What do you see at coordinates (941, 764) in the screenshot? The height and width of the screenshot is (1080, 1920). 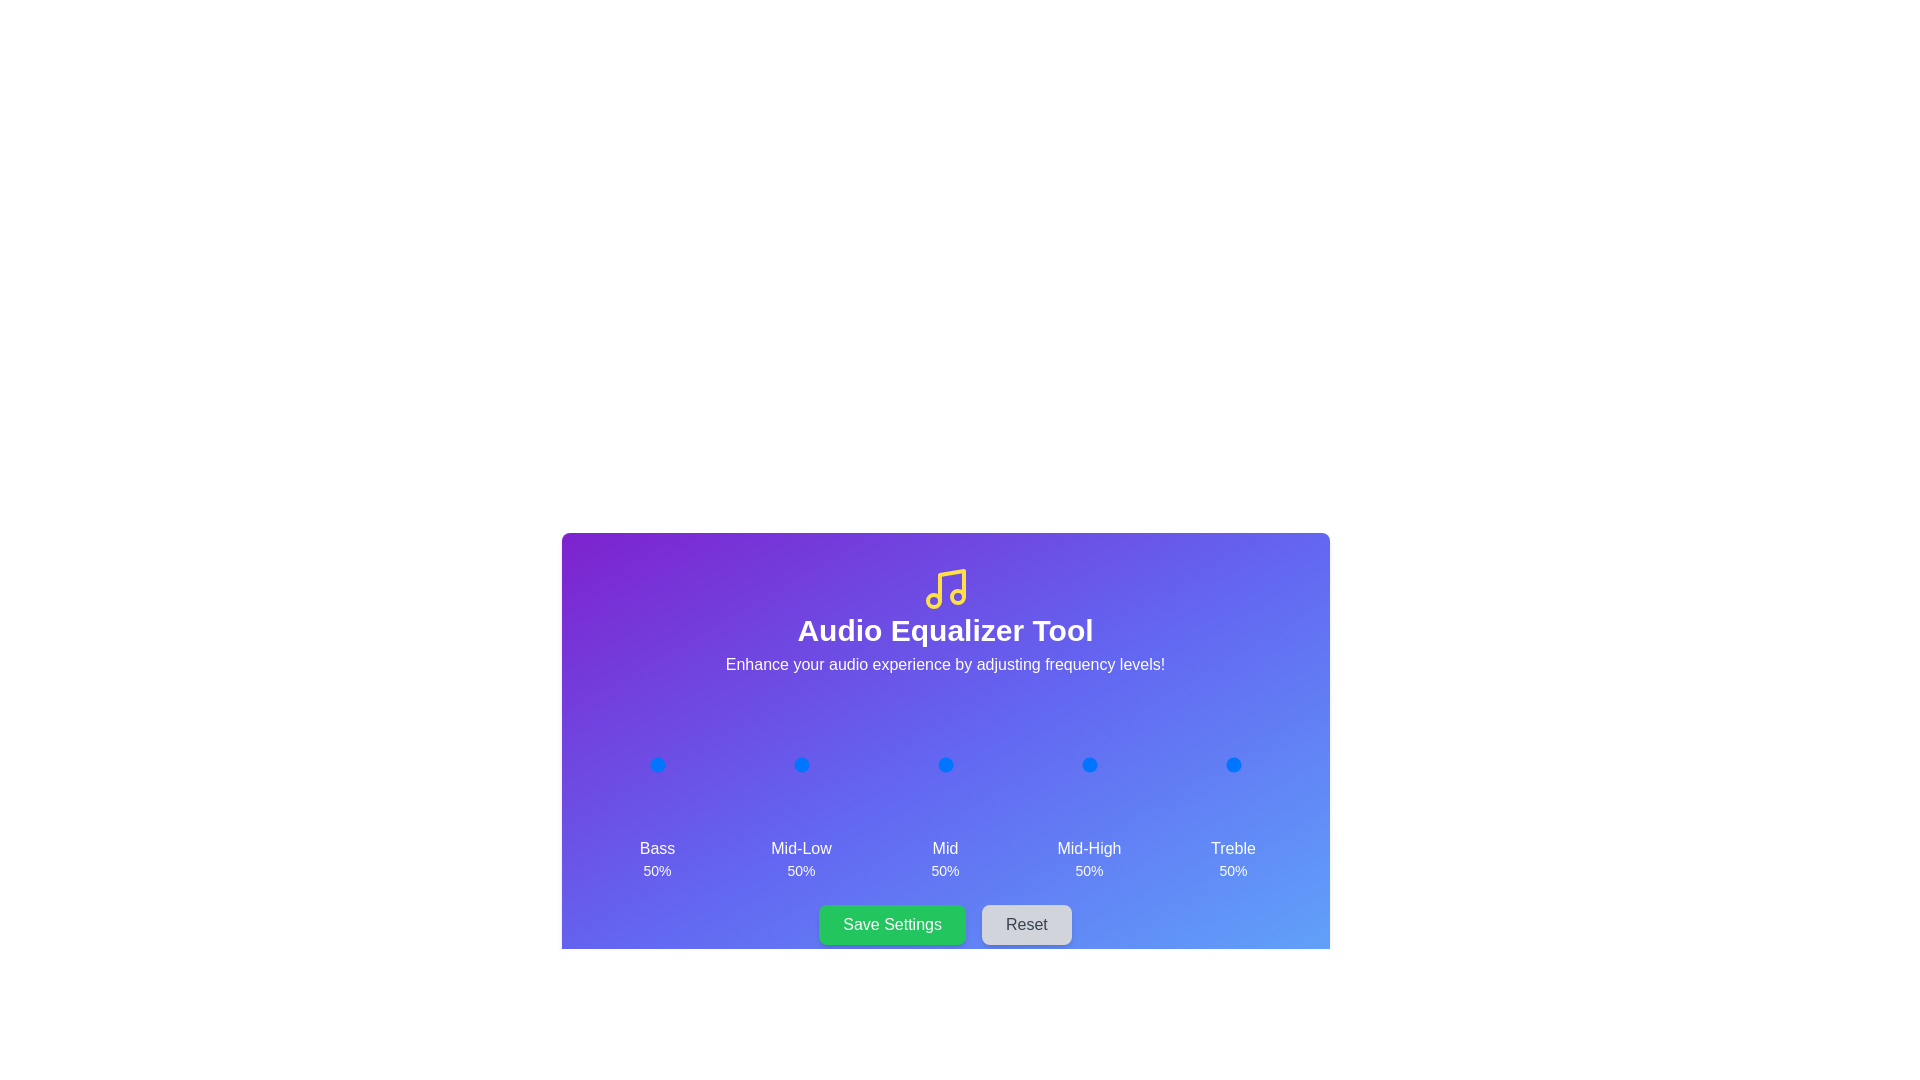 I see `the 2 slider to 46%` at bounding box center [941, 764].